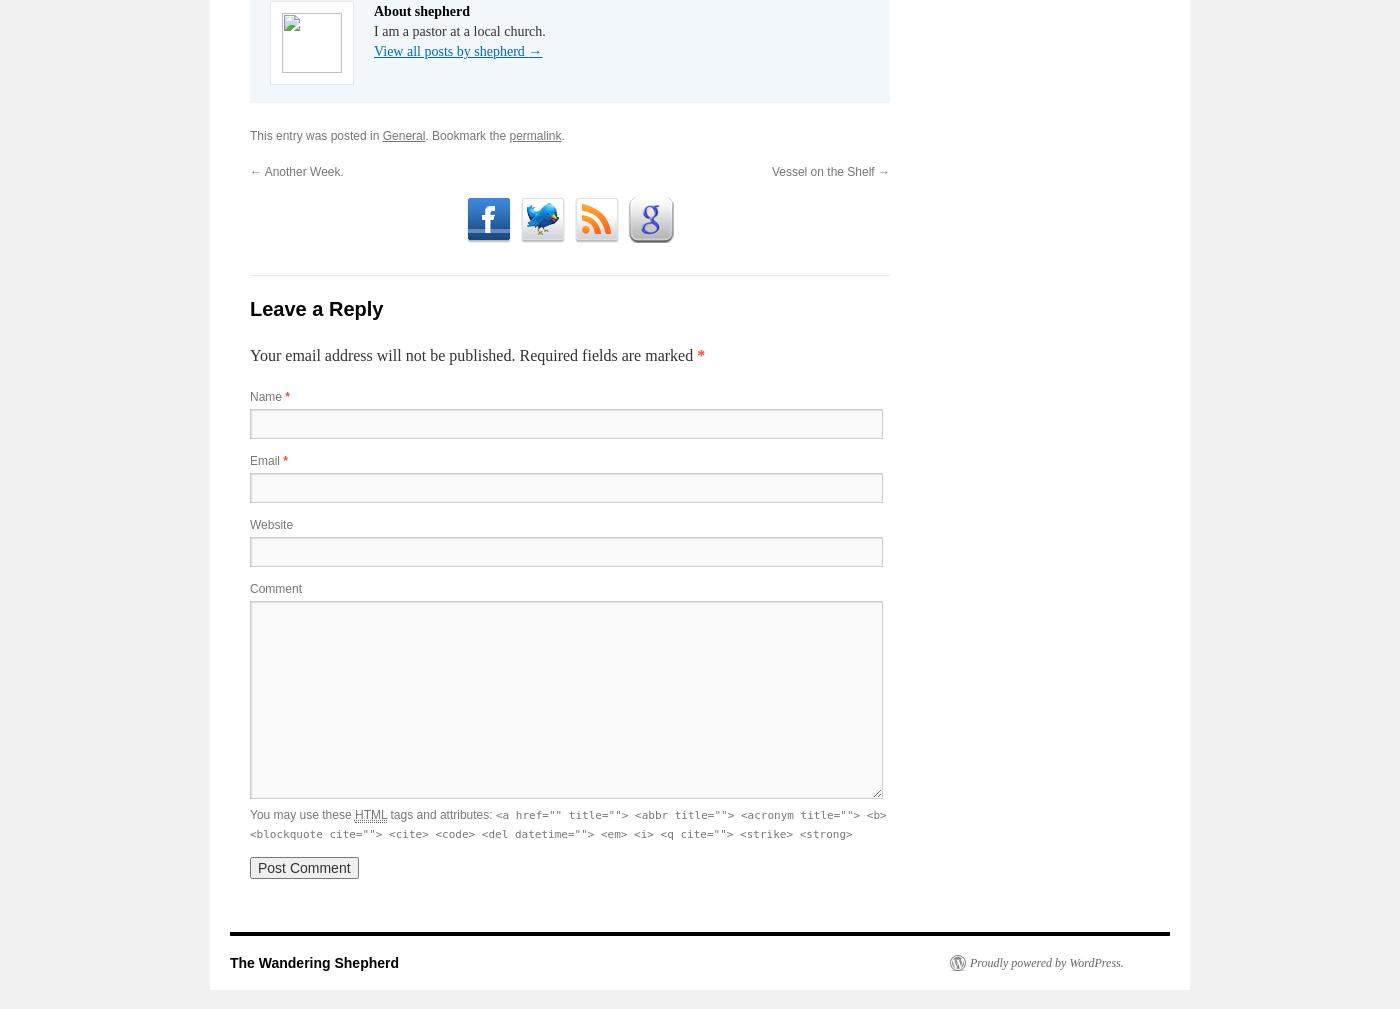 The width and height of the screenshot is (1400, 1009). Describe the element at coordinates (267, 396) in the screenshot. I see `'Name'` at that location.